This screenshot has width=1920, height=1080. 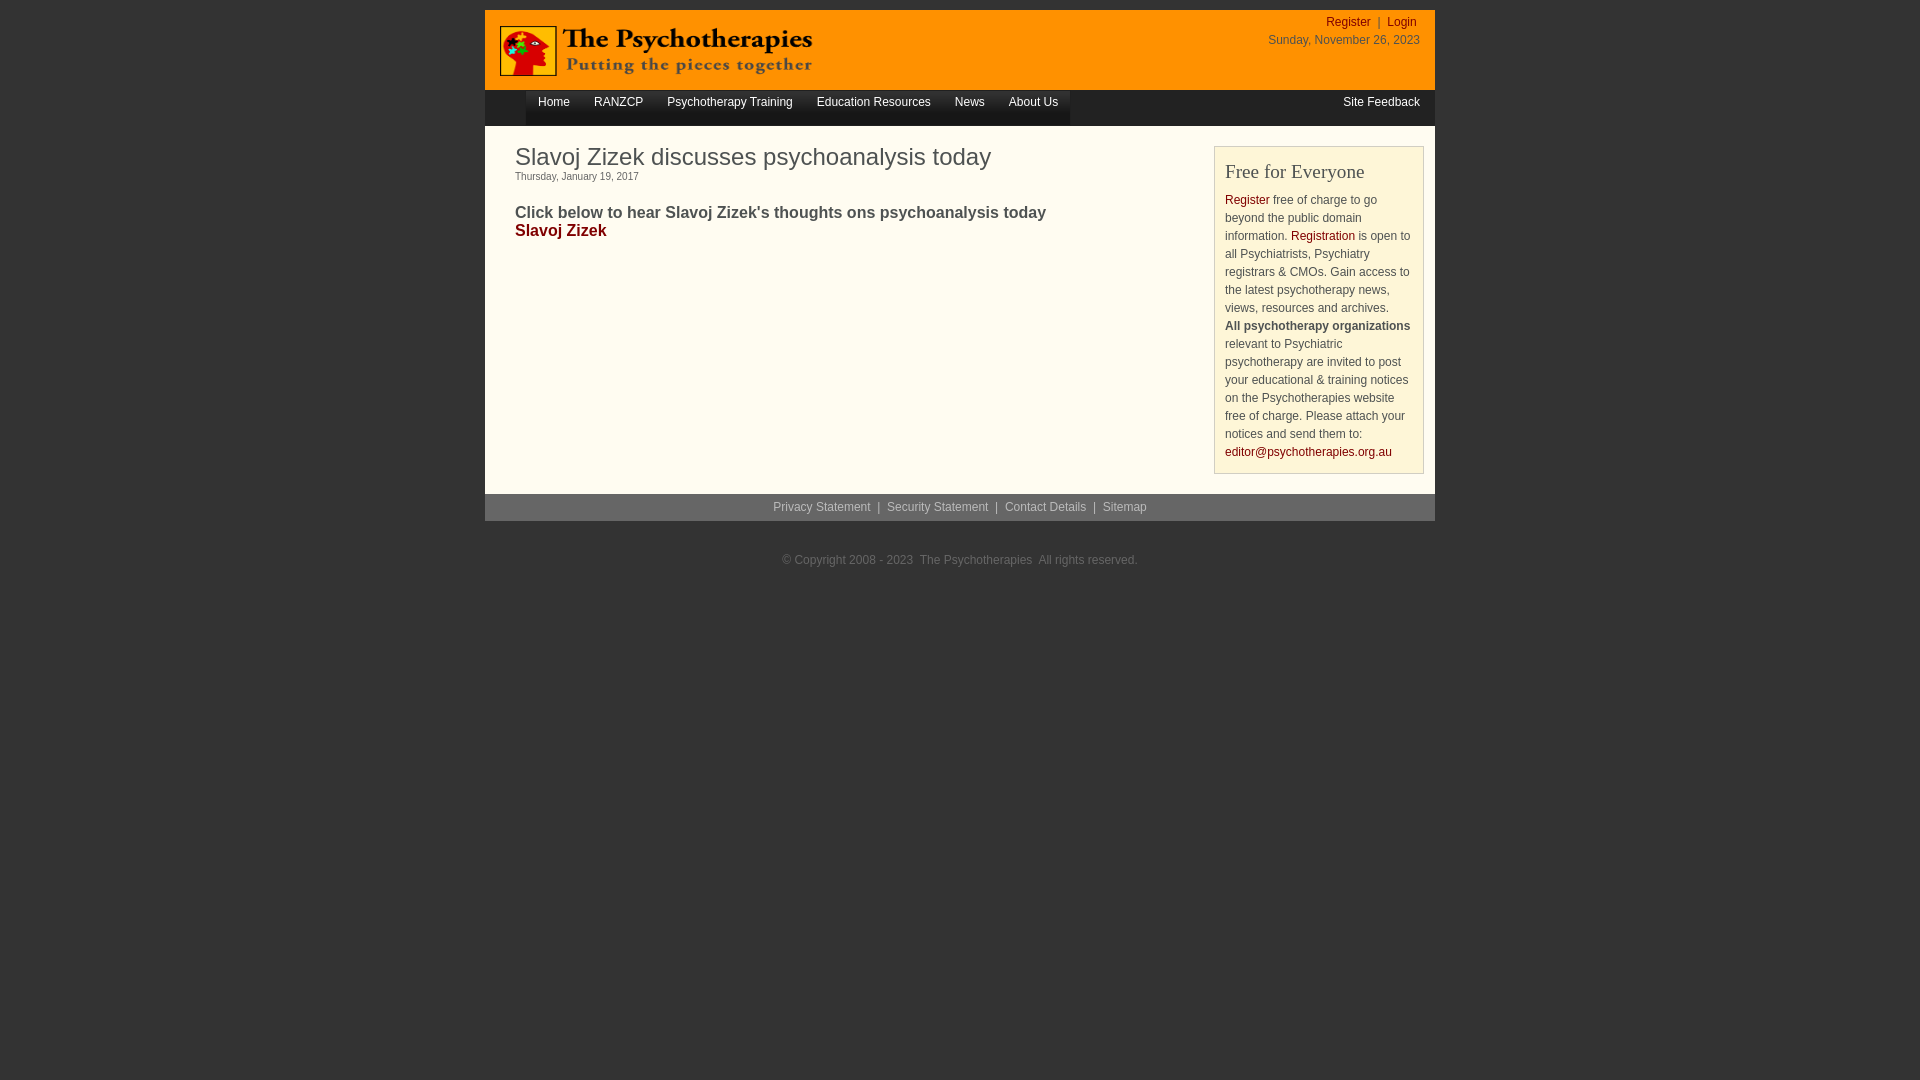 I want to click on 'Sitemap', so click(x=1124, y=505).